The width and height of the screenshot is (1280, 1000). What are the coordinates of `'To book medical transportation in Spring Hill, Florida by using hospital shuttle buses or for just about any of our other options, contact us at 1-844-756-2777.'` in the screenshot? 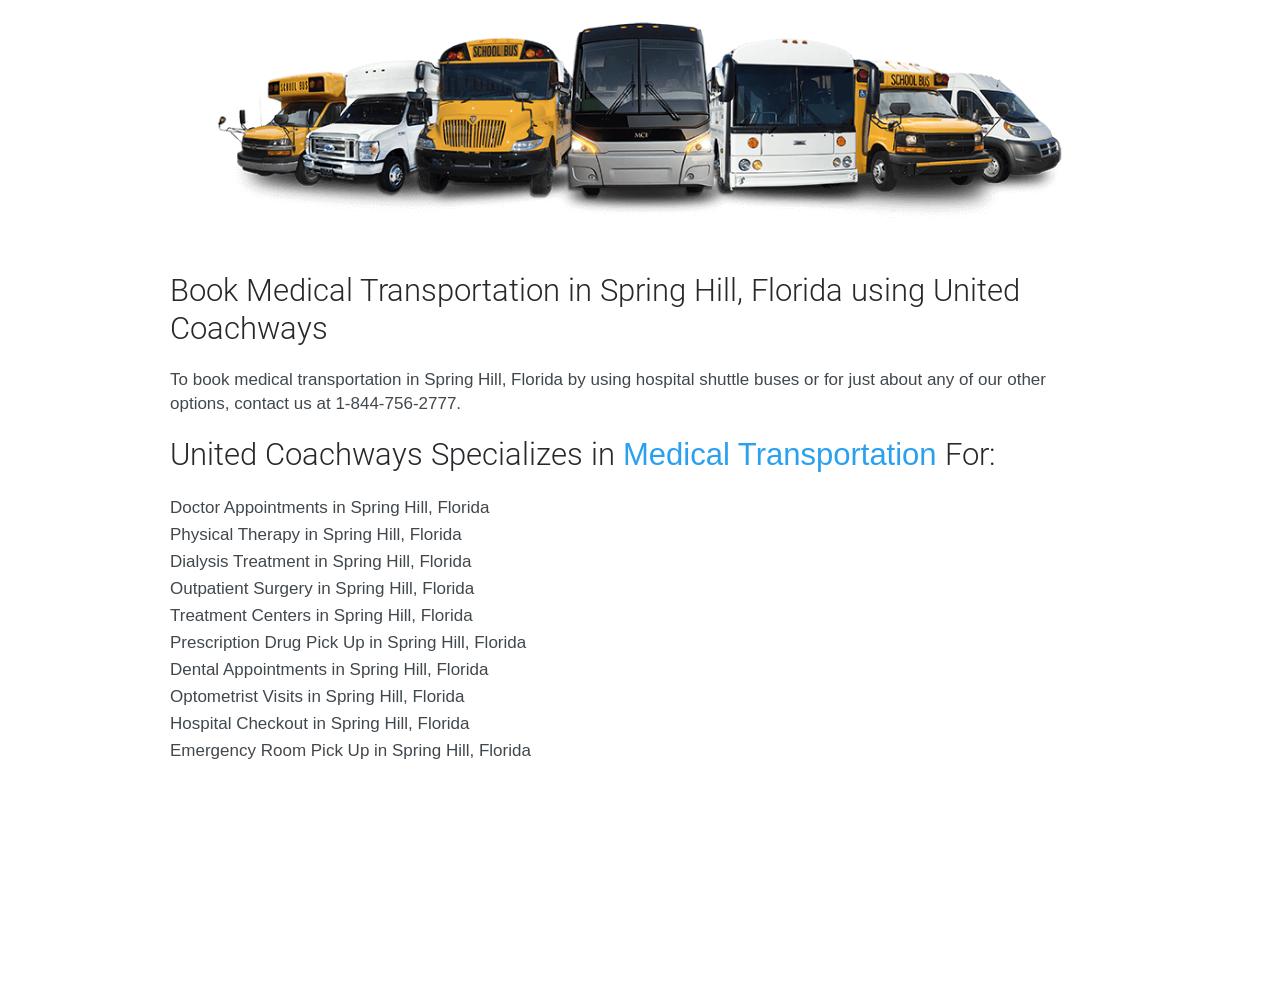 It's located at (606, 391).